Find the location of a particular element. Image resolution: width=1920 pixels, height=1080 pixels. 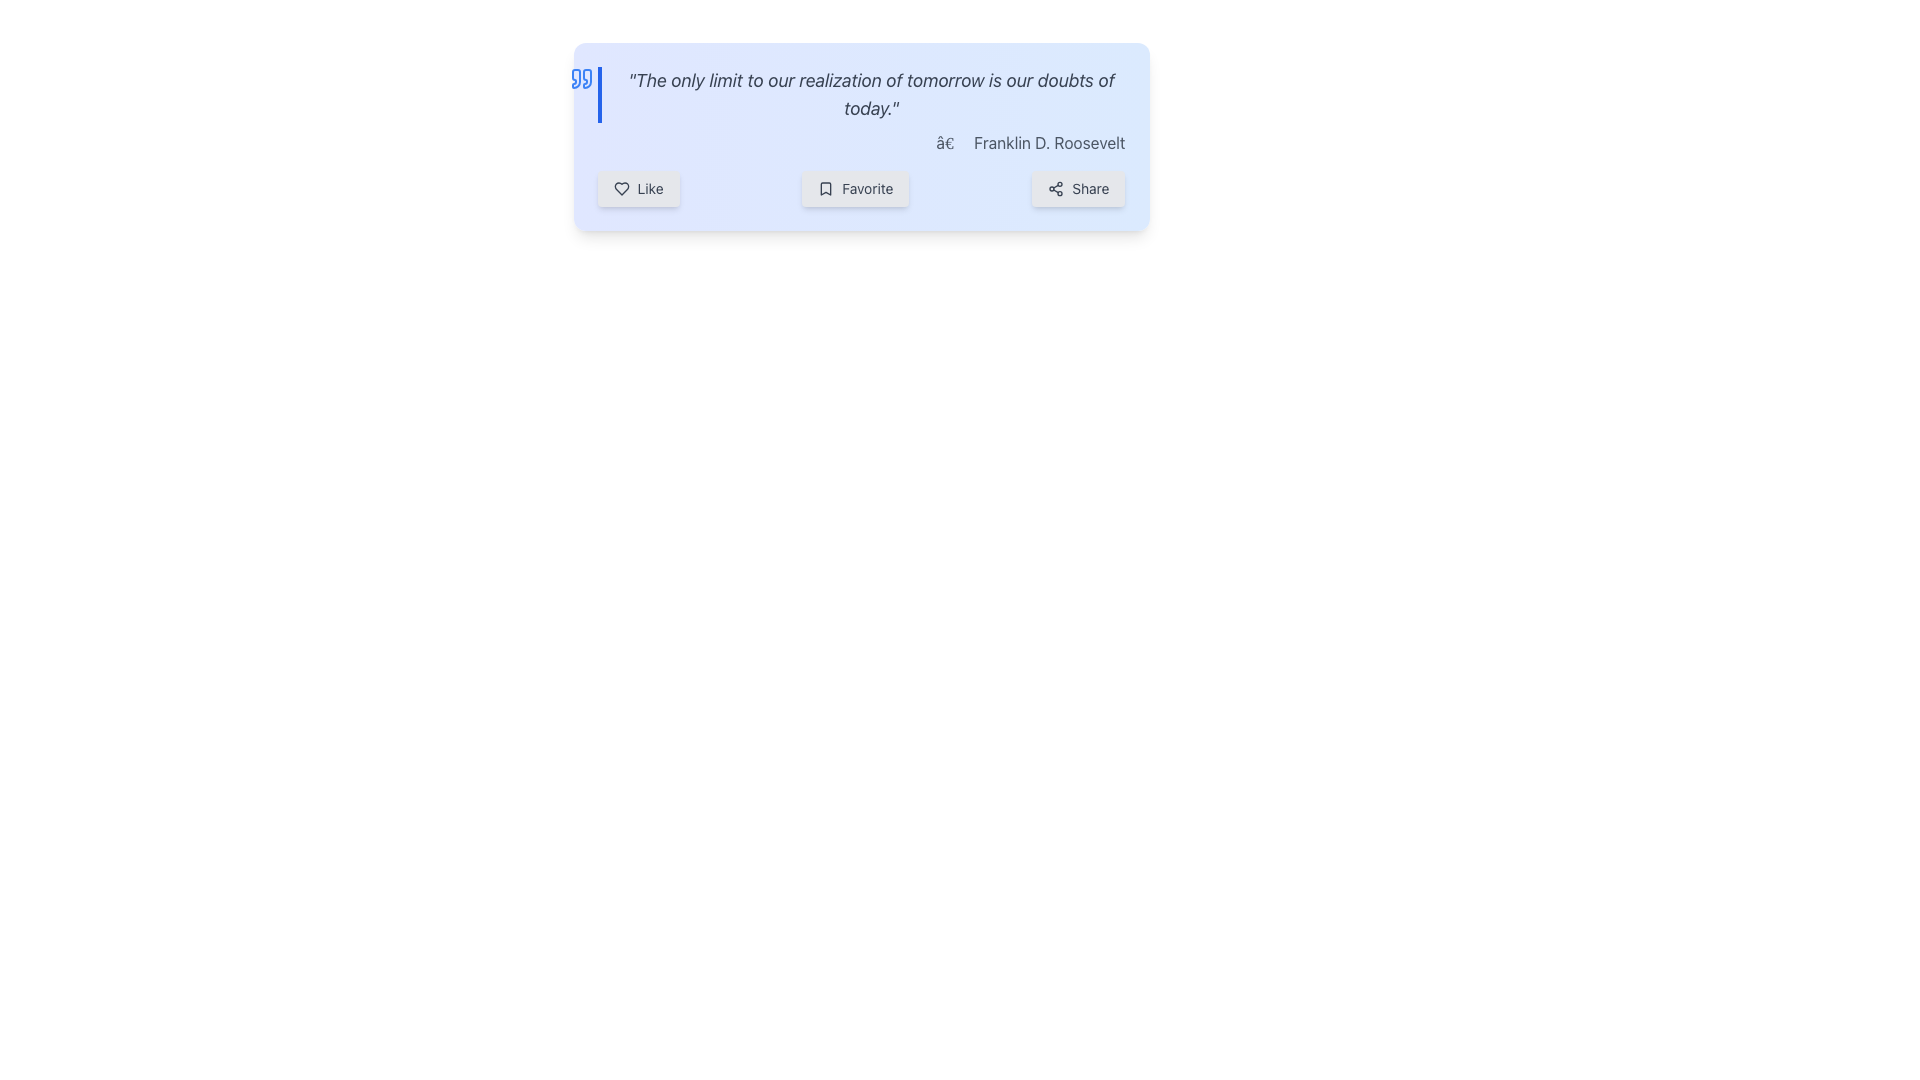

the decorative or functional 'like' icon located in the top-right portion of the interface, positioned next to the 'Like' labeled button is located at coordinates (620, 189).